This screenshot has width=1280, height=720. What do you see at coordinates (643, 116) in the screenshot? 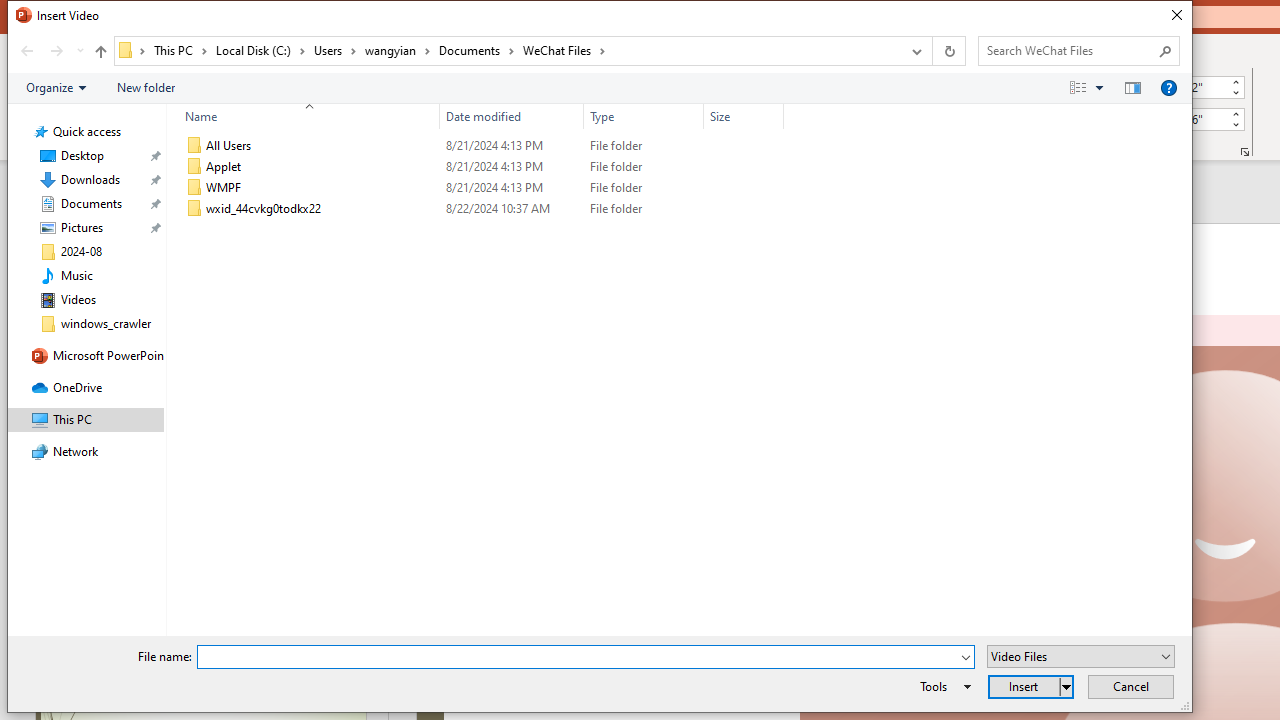
I see `'Type'` at bounding box center [643, 116].